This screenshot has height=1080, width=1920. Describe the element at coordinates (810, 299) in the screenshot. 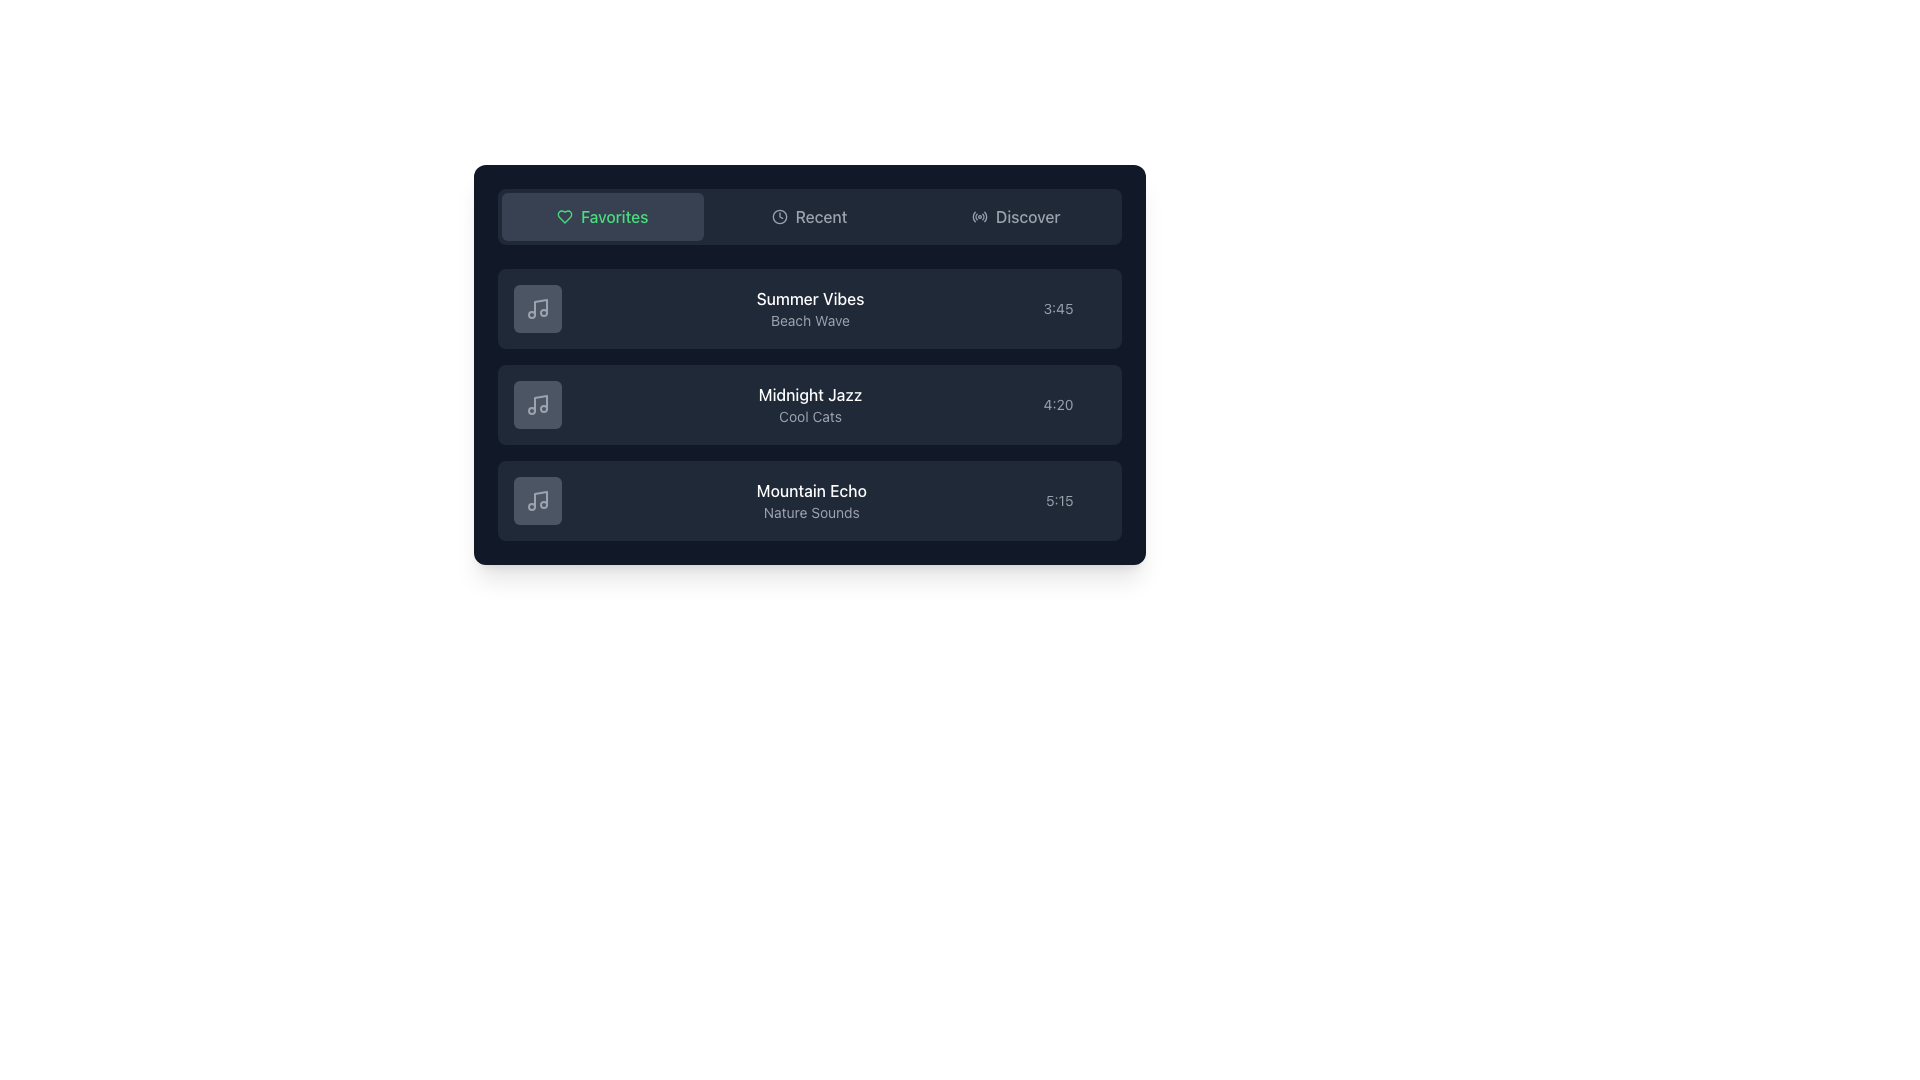

I see `the text label displaying 'Summer Vibes'` at that location.